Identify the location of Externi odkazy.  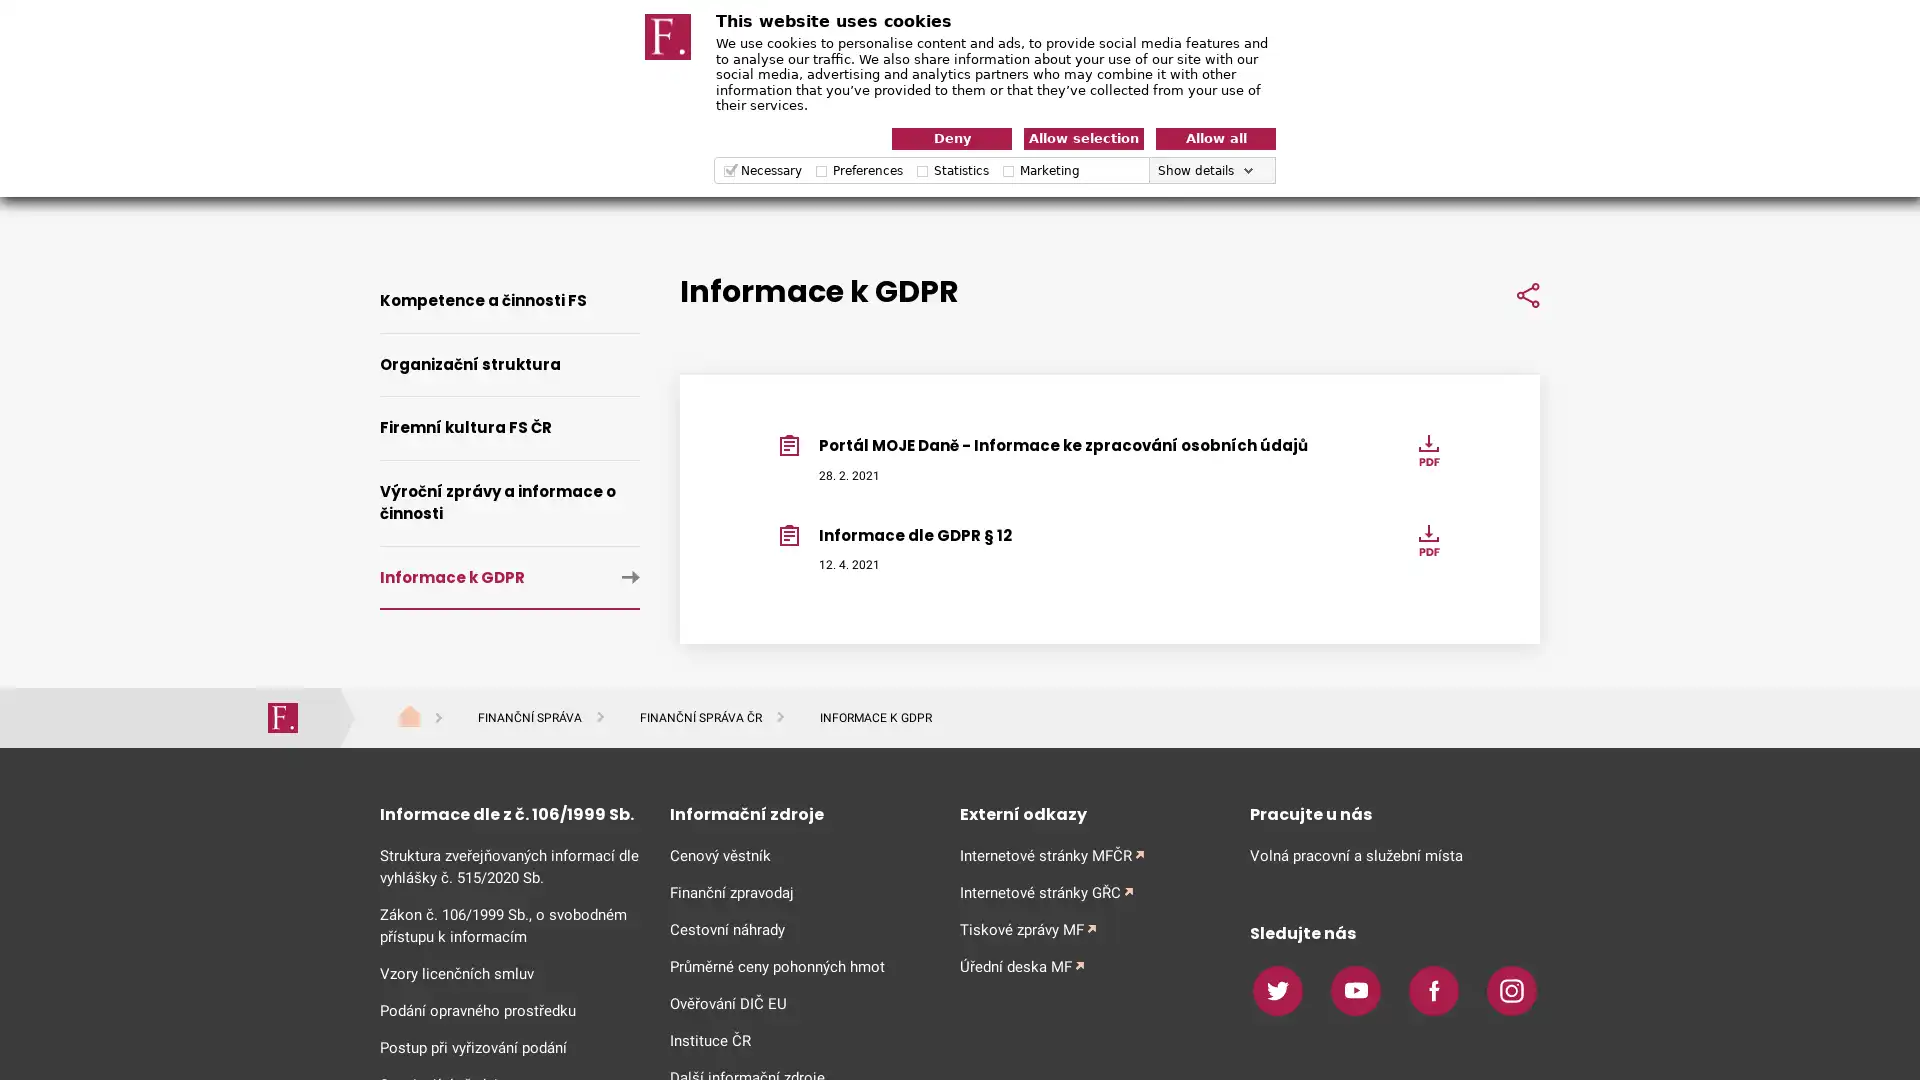
(1088, 813).